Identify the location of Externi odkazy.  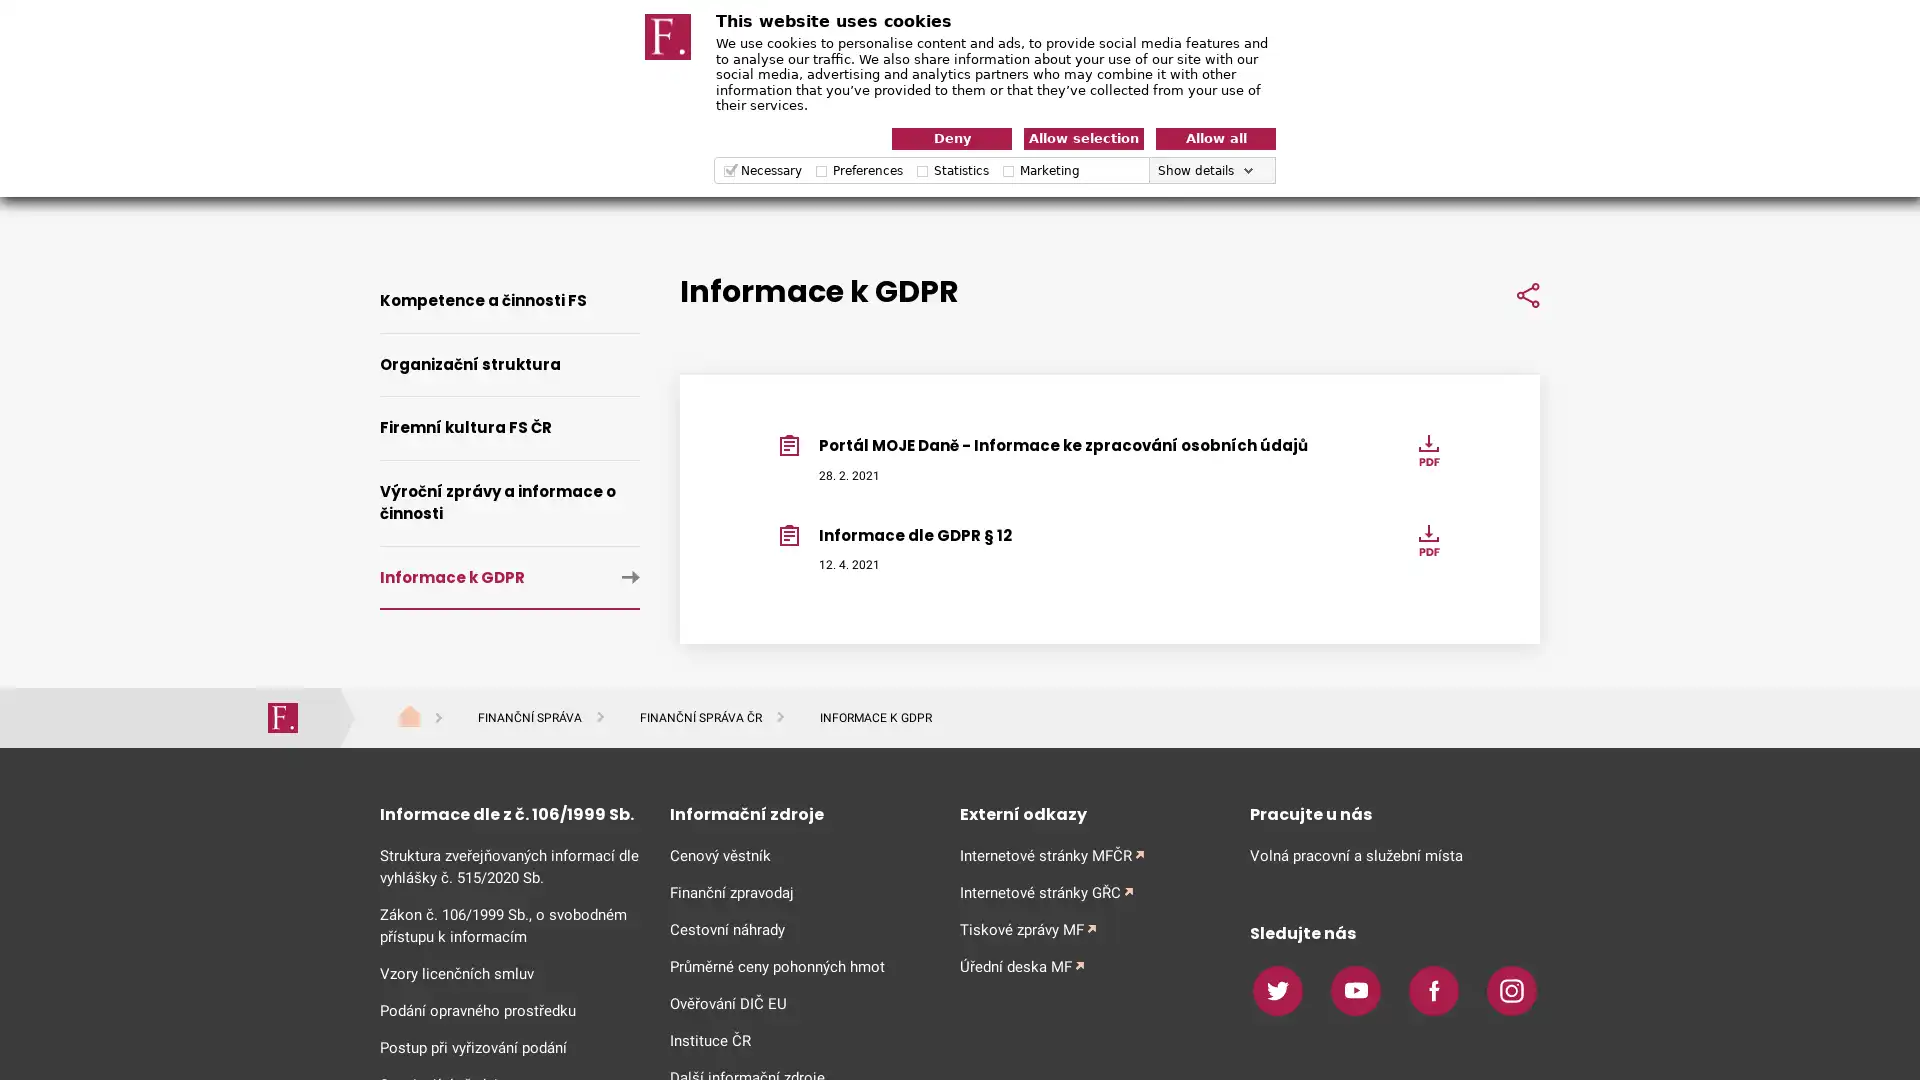
(1088, 813).